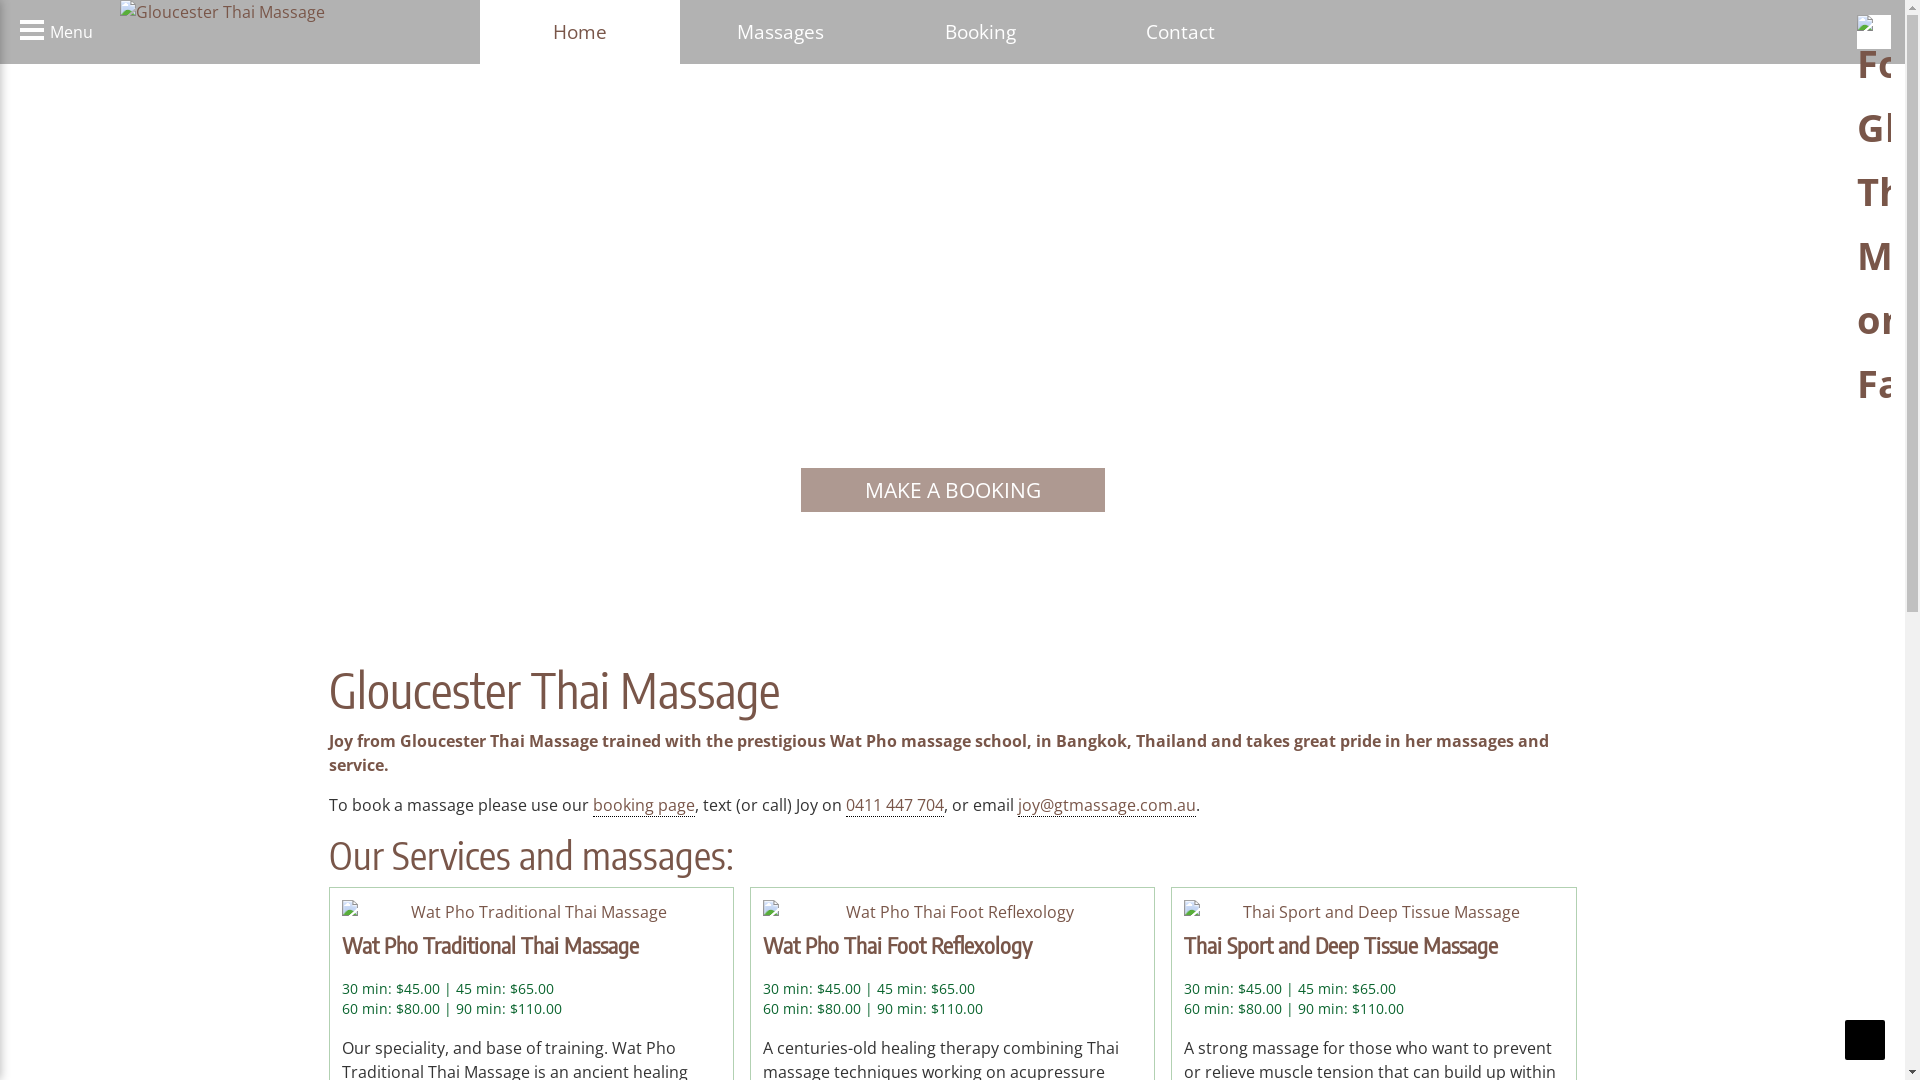  What do you see at coordinates (979, 31) in the screenshot?
I see `'Booking'` at bounding box center [979, 31].